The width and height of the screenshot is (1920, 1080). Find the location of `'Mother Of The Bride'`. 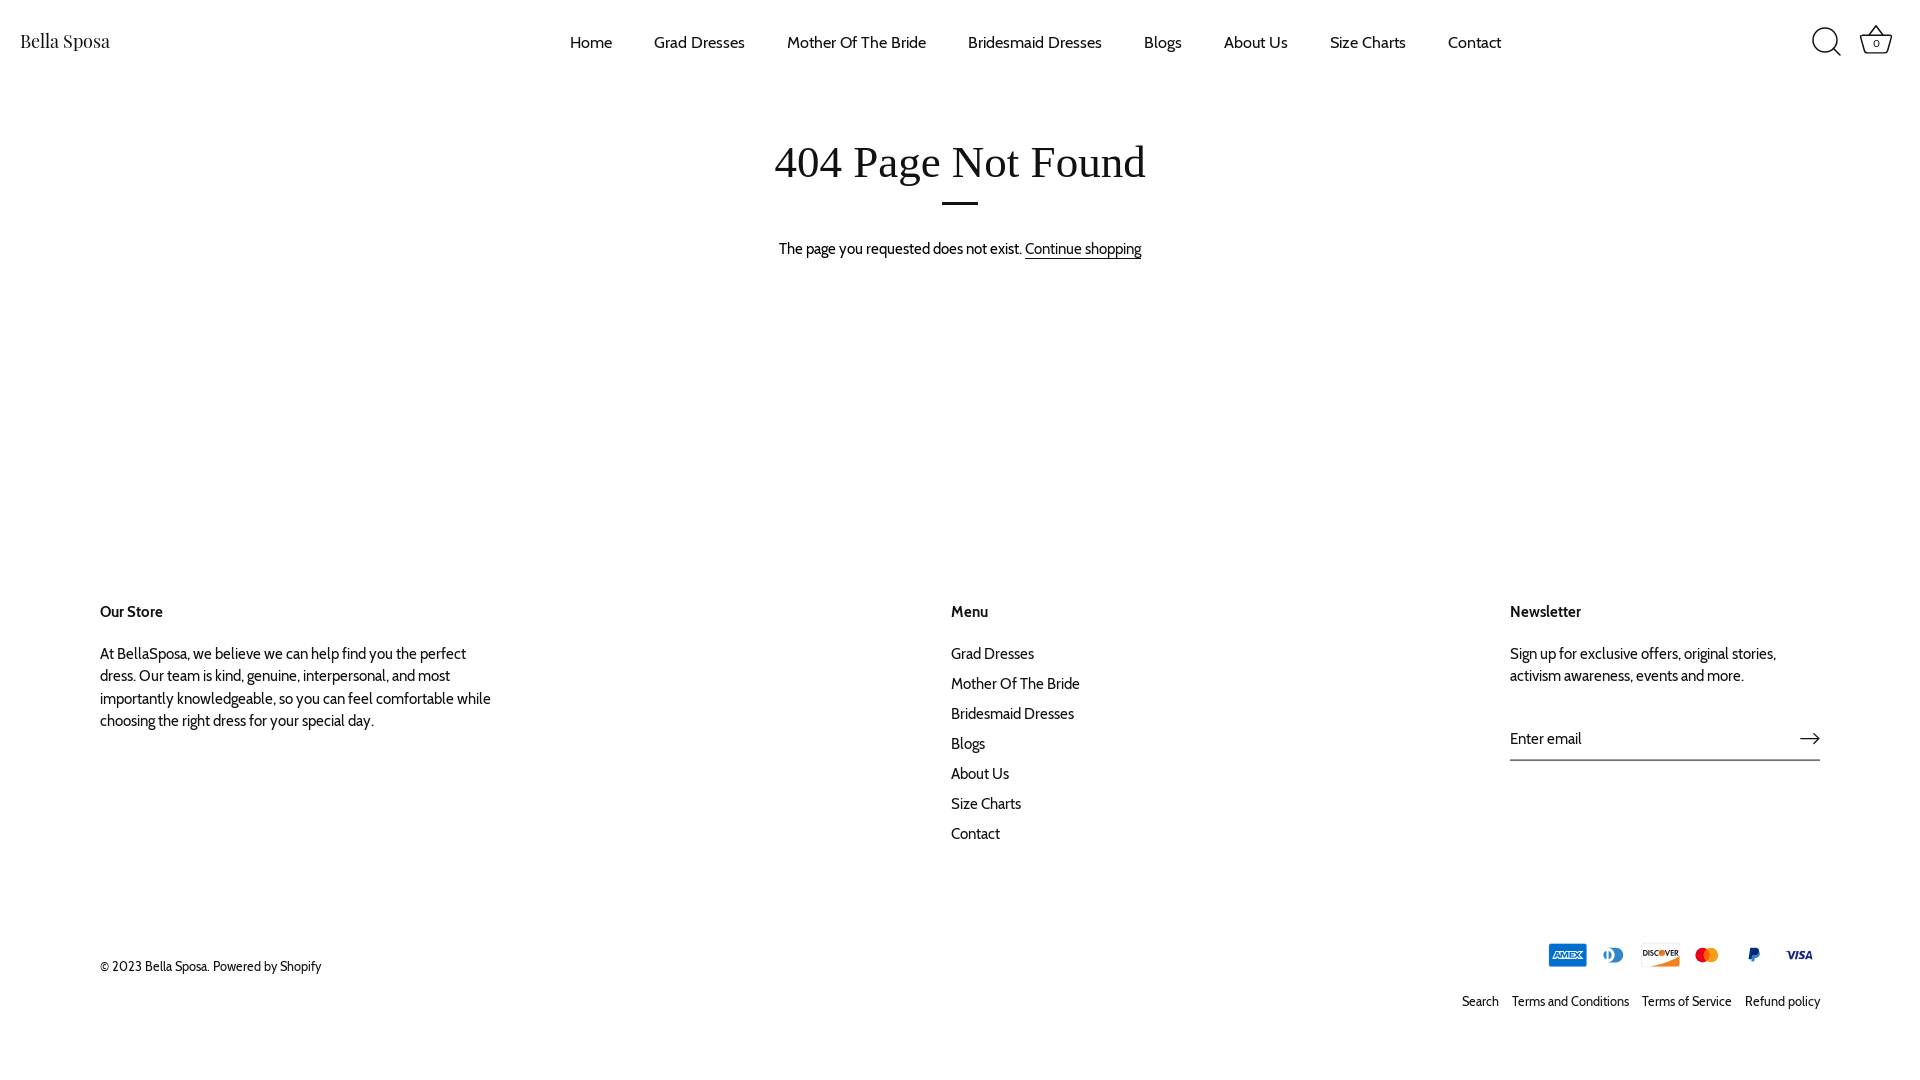

'Mother Of The Bride' is located at coordinates (949, 681).